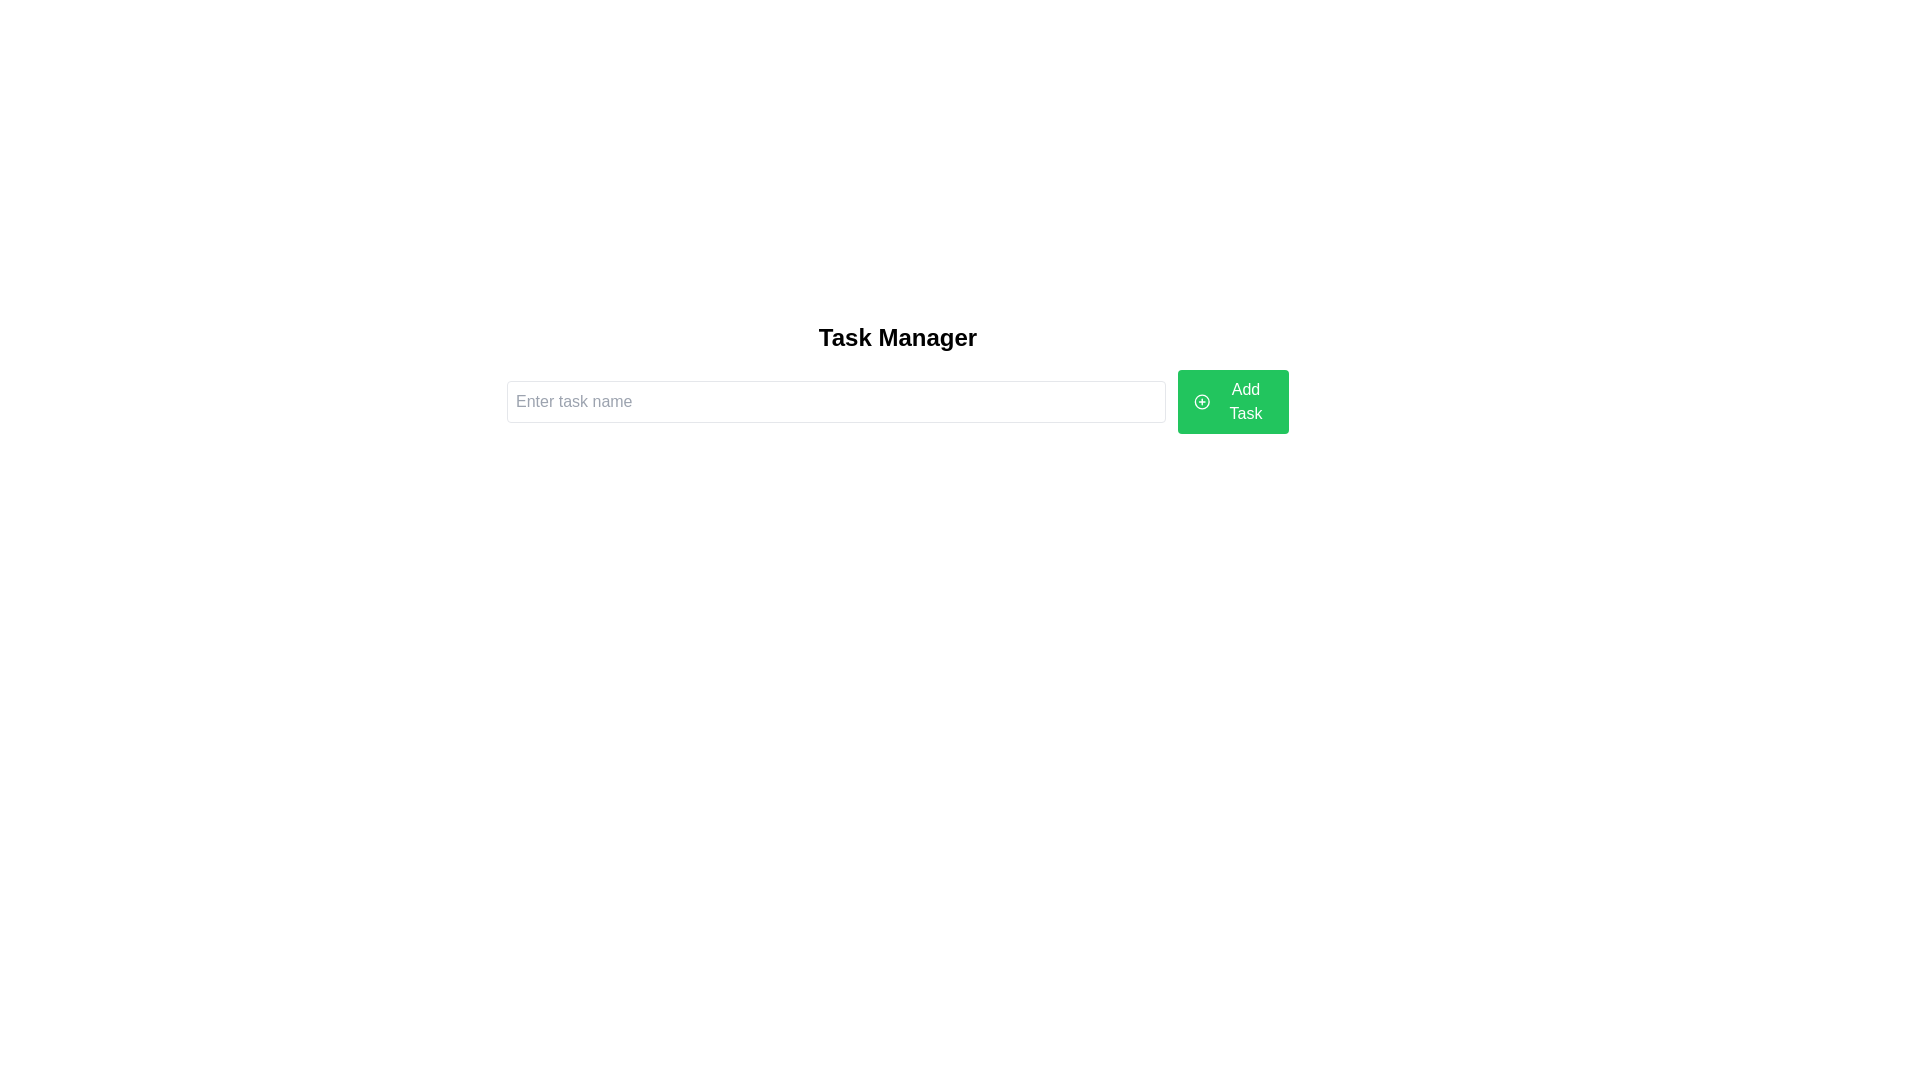 Image resolution: width=1920 pixels, height=1080 pixels. What do you see at coordinates (1232, 401) in the screenshot?
I see `the button that triggers the addition of a new task to a list` at bounding box center [1232, 401].